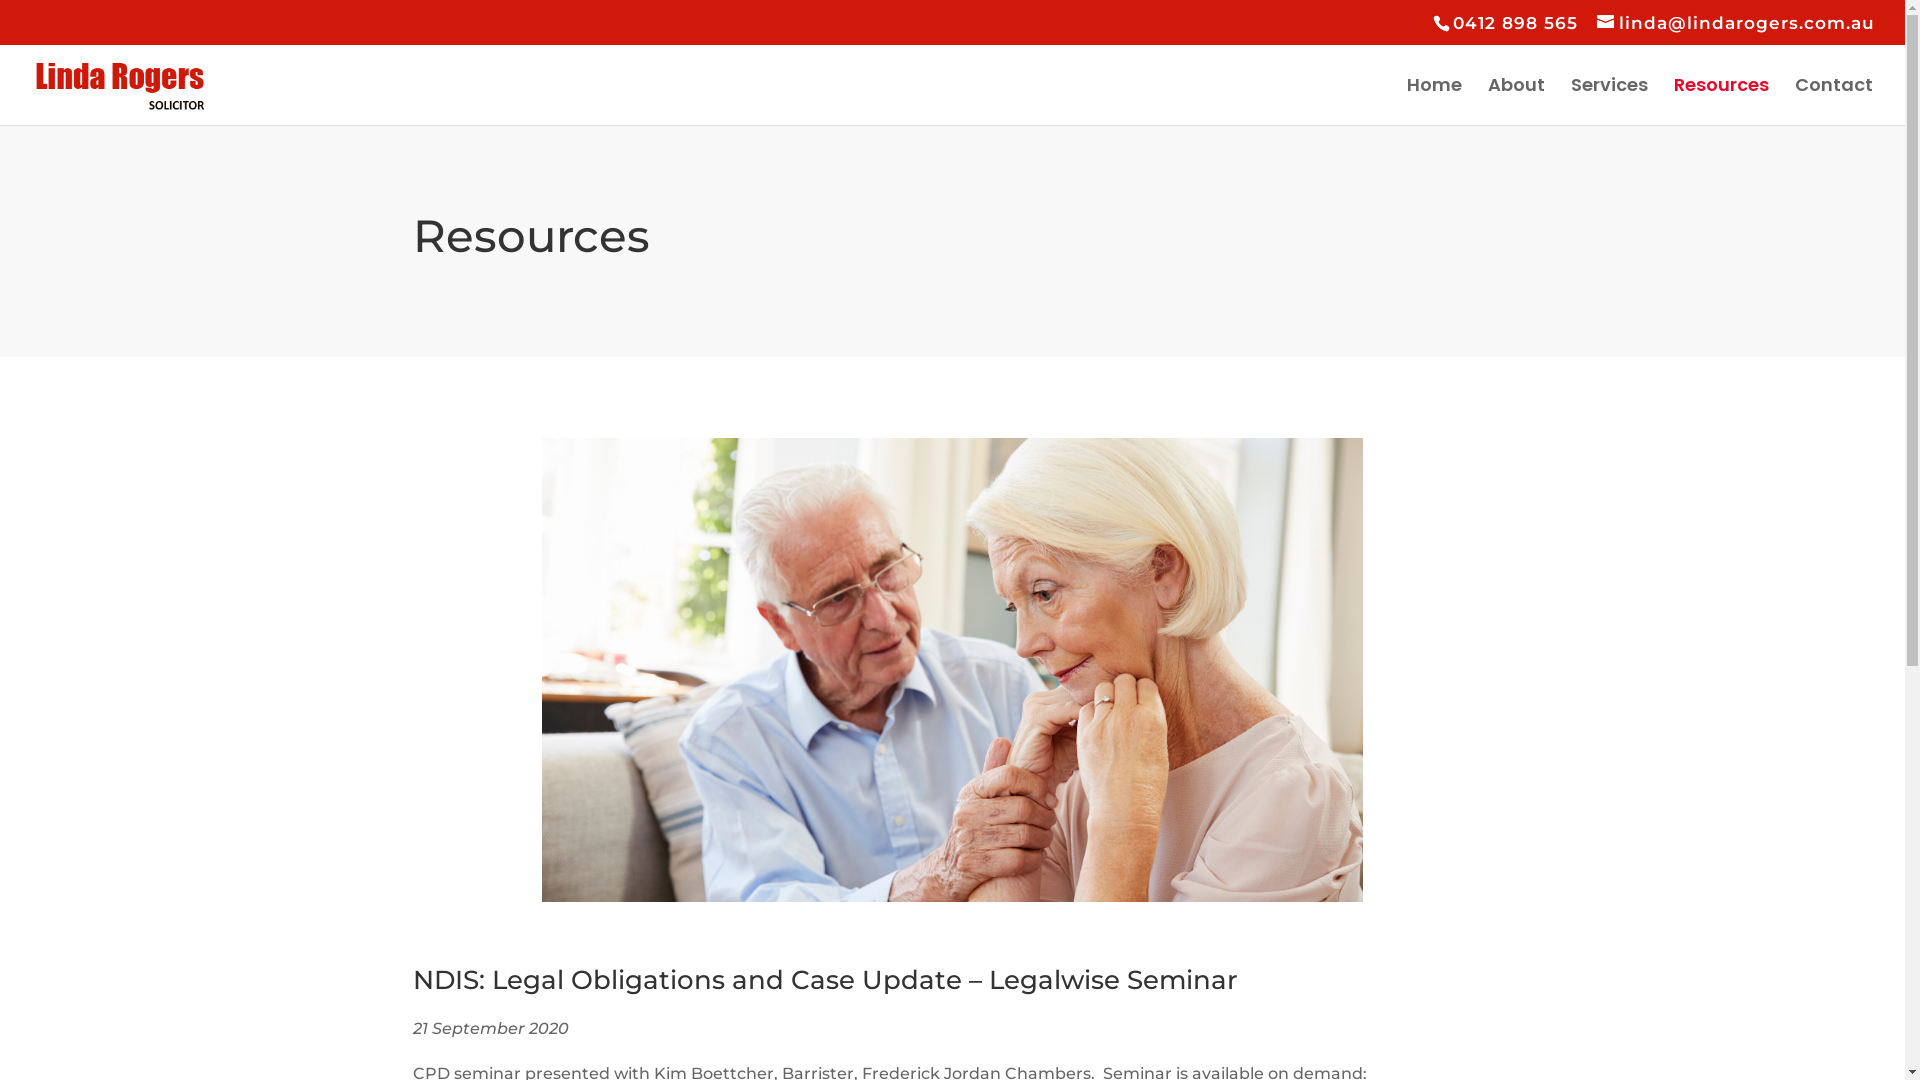 This screenshot has height=1080, width=1920. What do you see at coordinates (1609, 101) in the screenshot?
I see `'Services'` at bounding box center [1609, 101].